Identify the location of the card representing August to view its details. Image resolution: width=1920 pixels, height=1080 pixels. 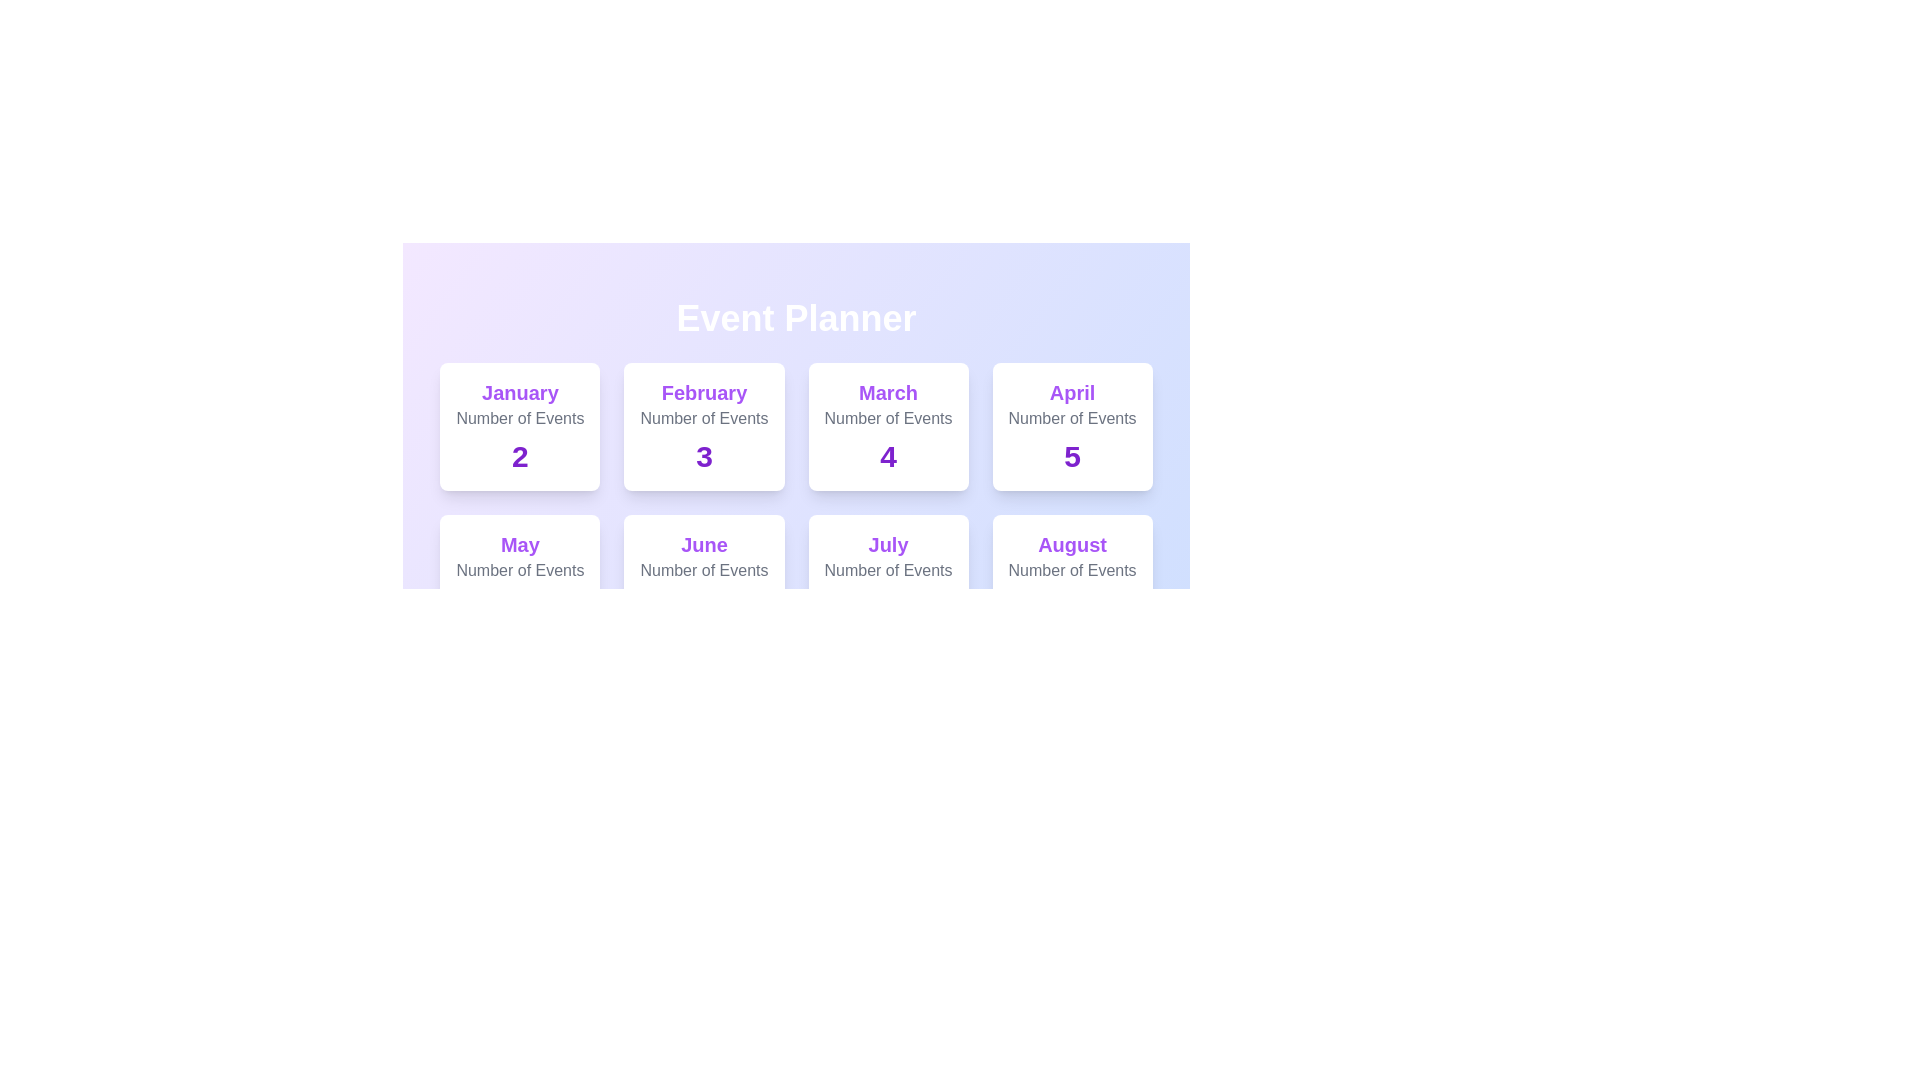
(1070, 578).